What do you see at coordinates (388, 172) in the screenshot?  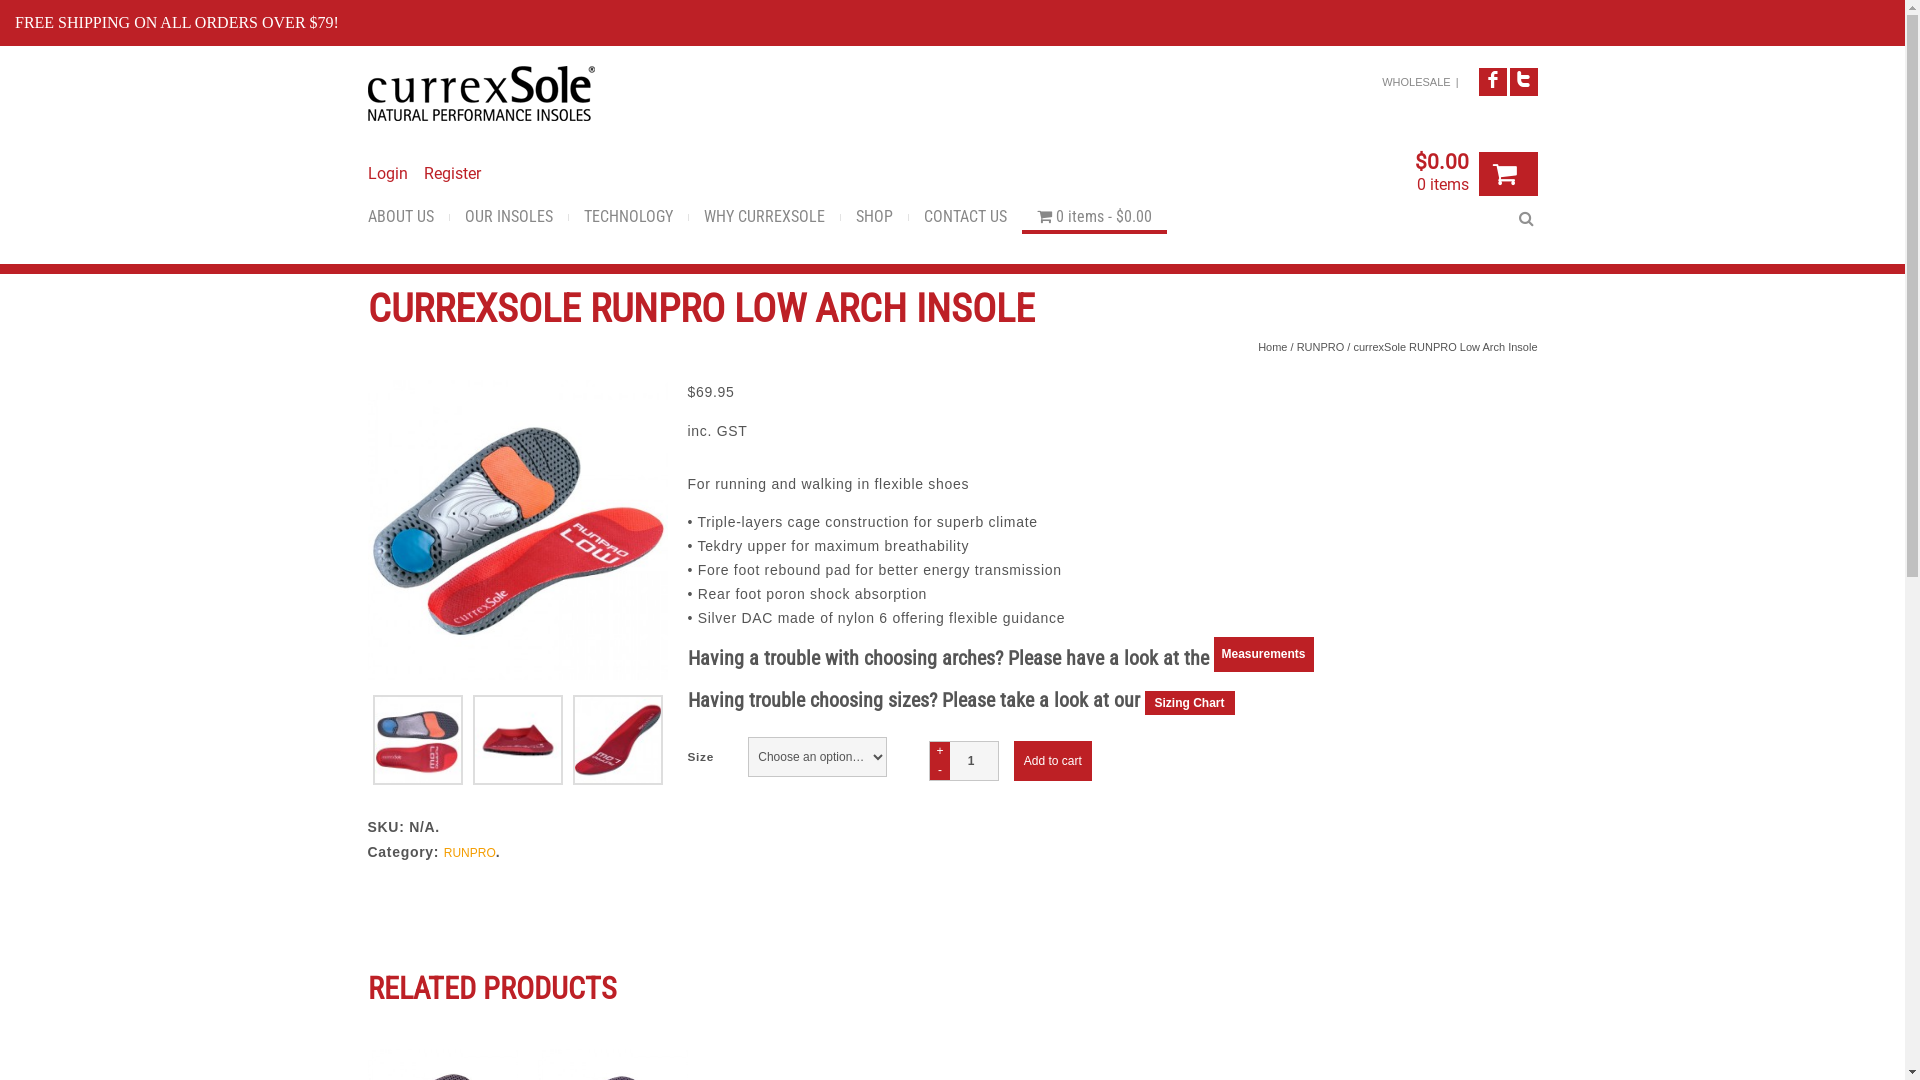 I see `'Login'` at bounding box center [388, 172].